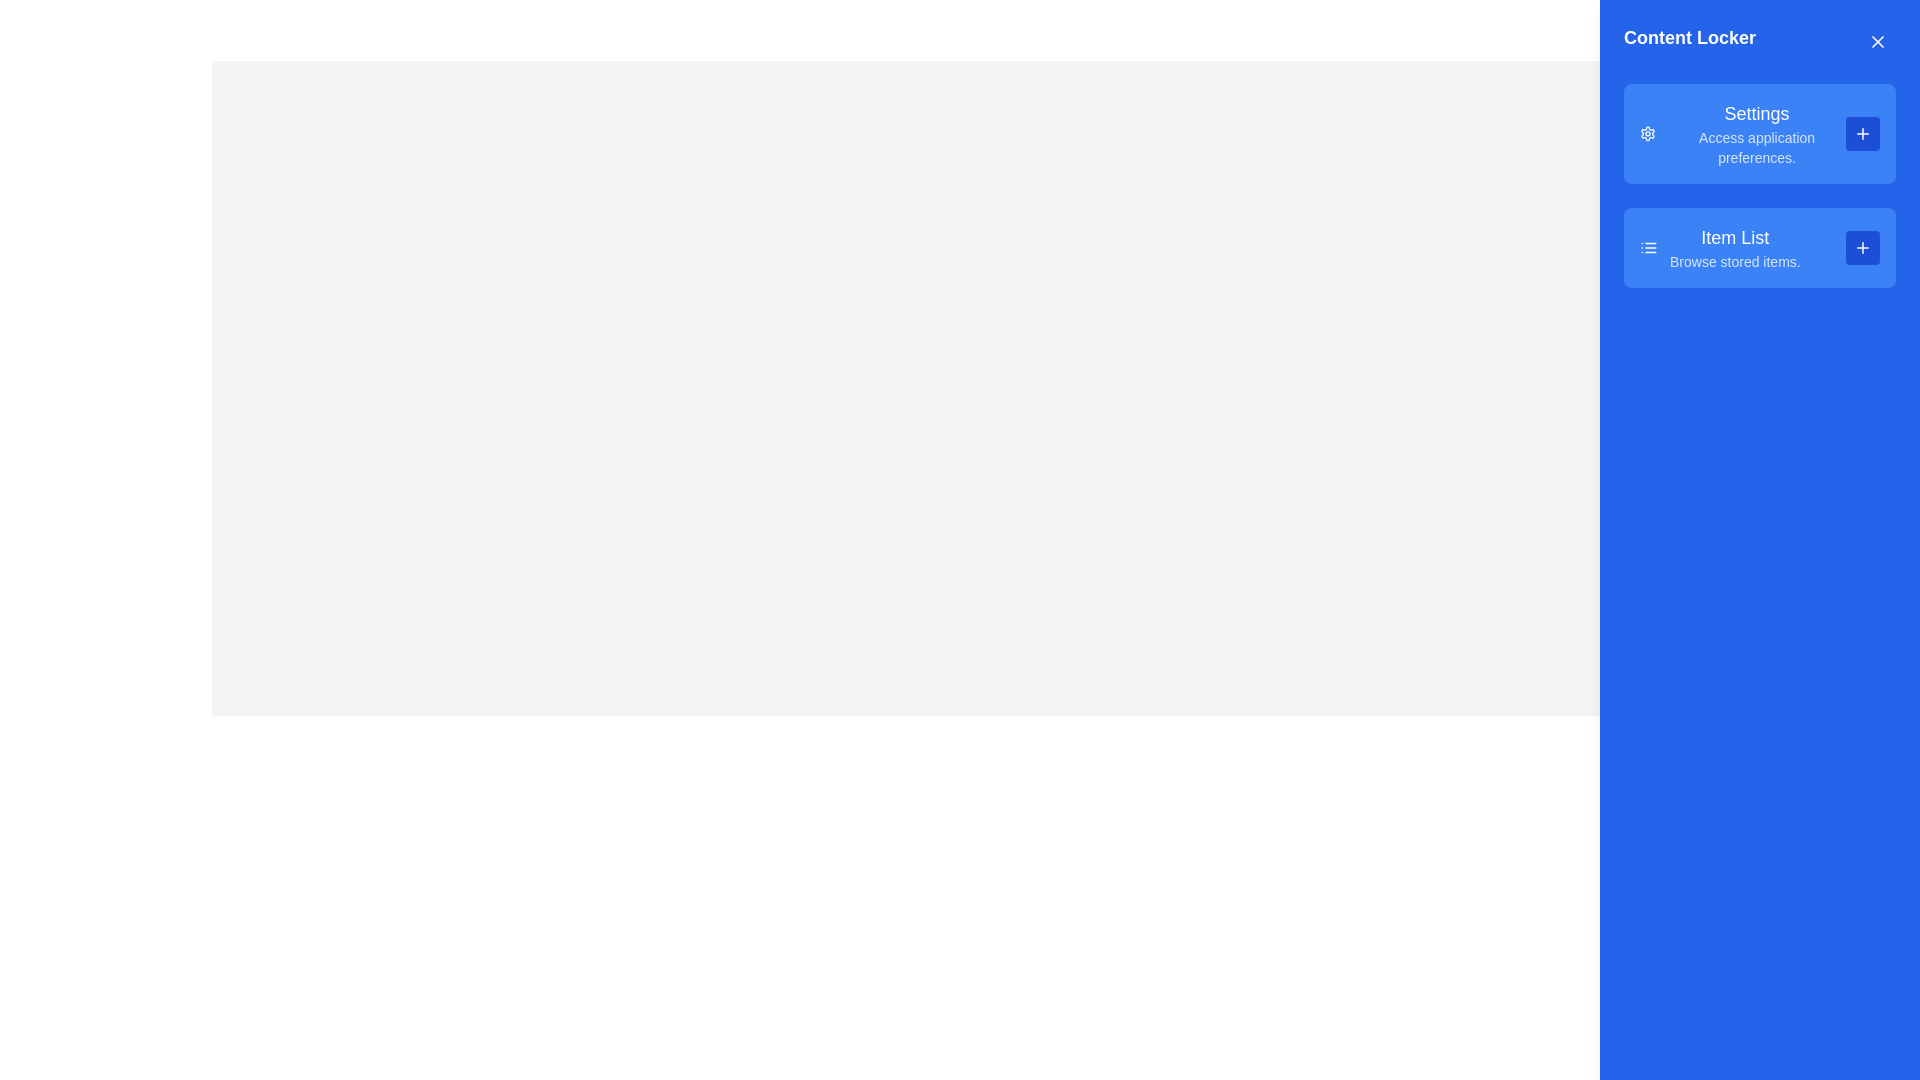 The height and width of the screenshot is (1080, 1920). I want to click on the cogwheel icon to the left of the 'Settings' text under the 'Content Locker' section, so click(1648, 134).